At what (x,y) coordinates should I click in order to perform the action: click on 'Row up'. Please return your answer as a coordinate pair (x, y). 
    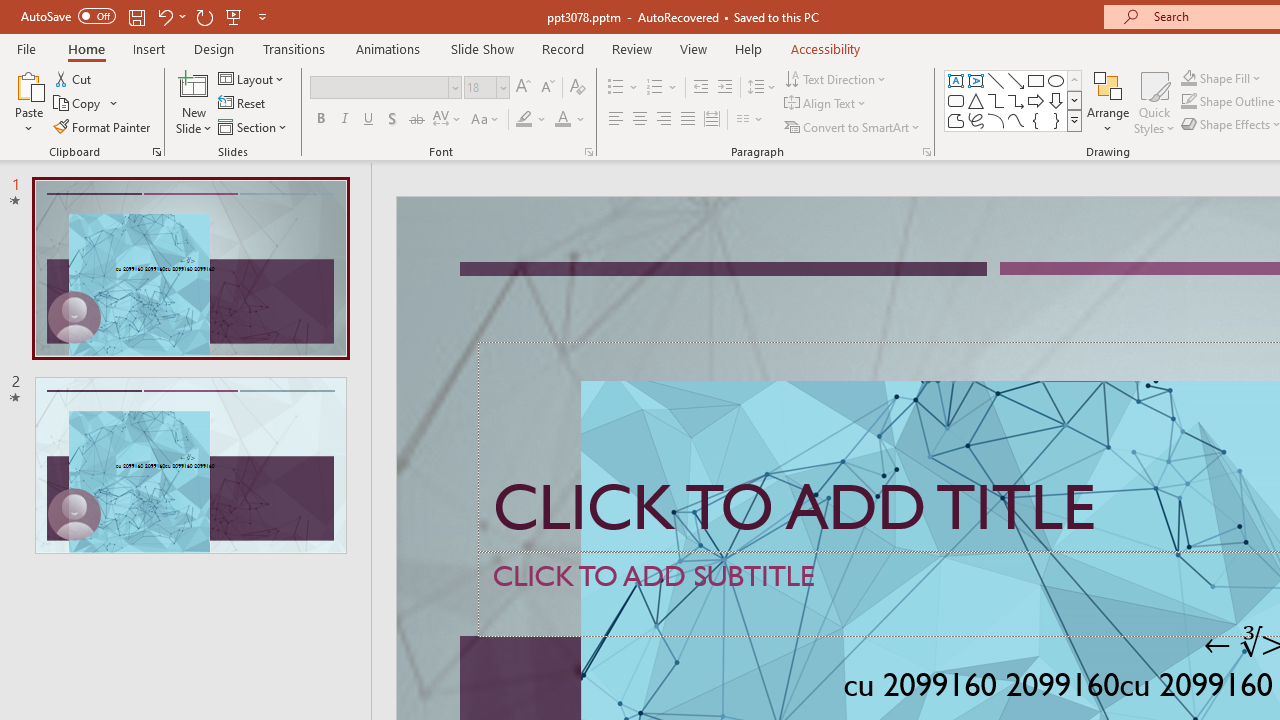
    Looking at the image, I should click on (1073, 79).